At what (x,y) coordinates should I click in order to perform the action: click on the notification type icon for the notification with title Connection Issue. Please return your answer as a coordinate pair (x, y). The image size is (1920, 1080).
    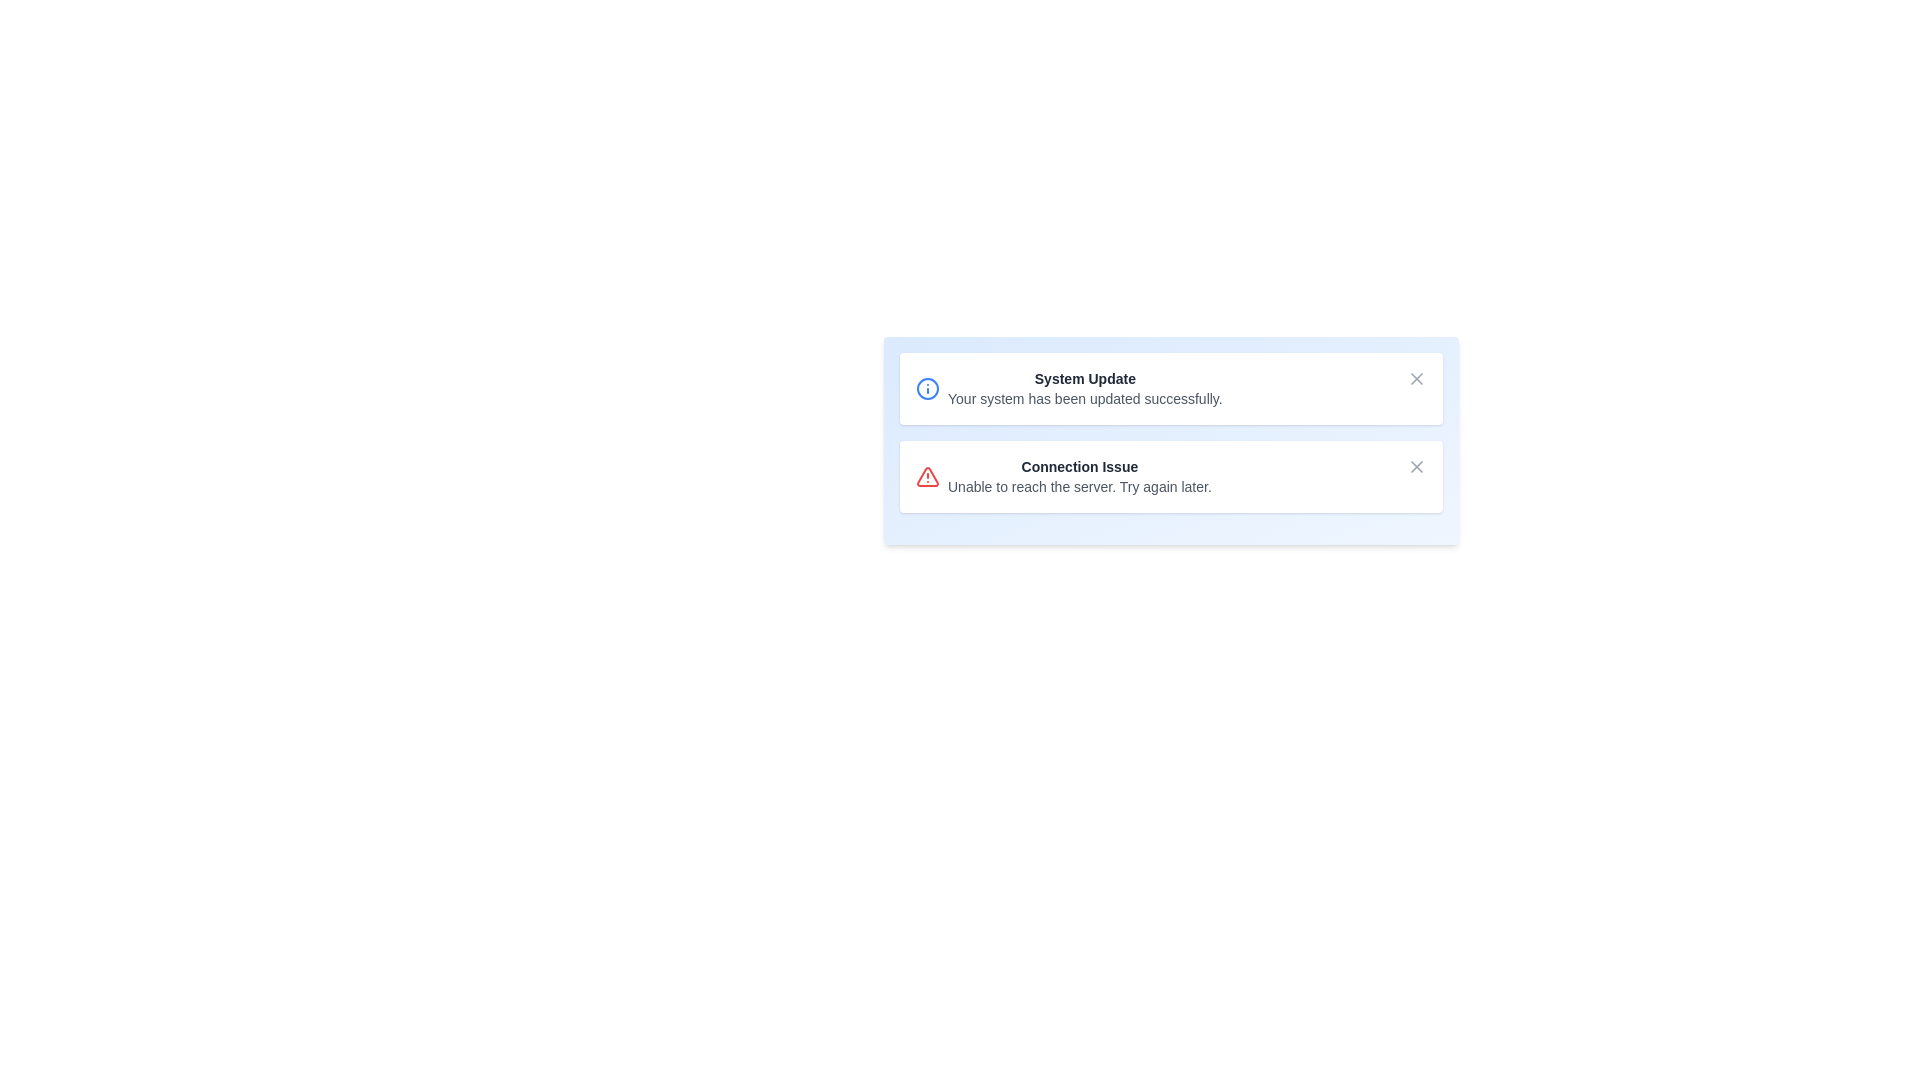
    Looking at the image, I should click on (926, 477).